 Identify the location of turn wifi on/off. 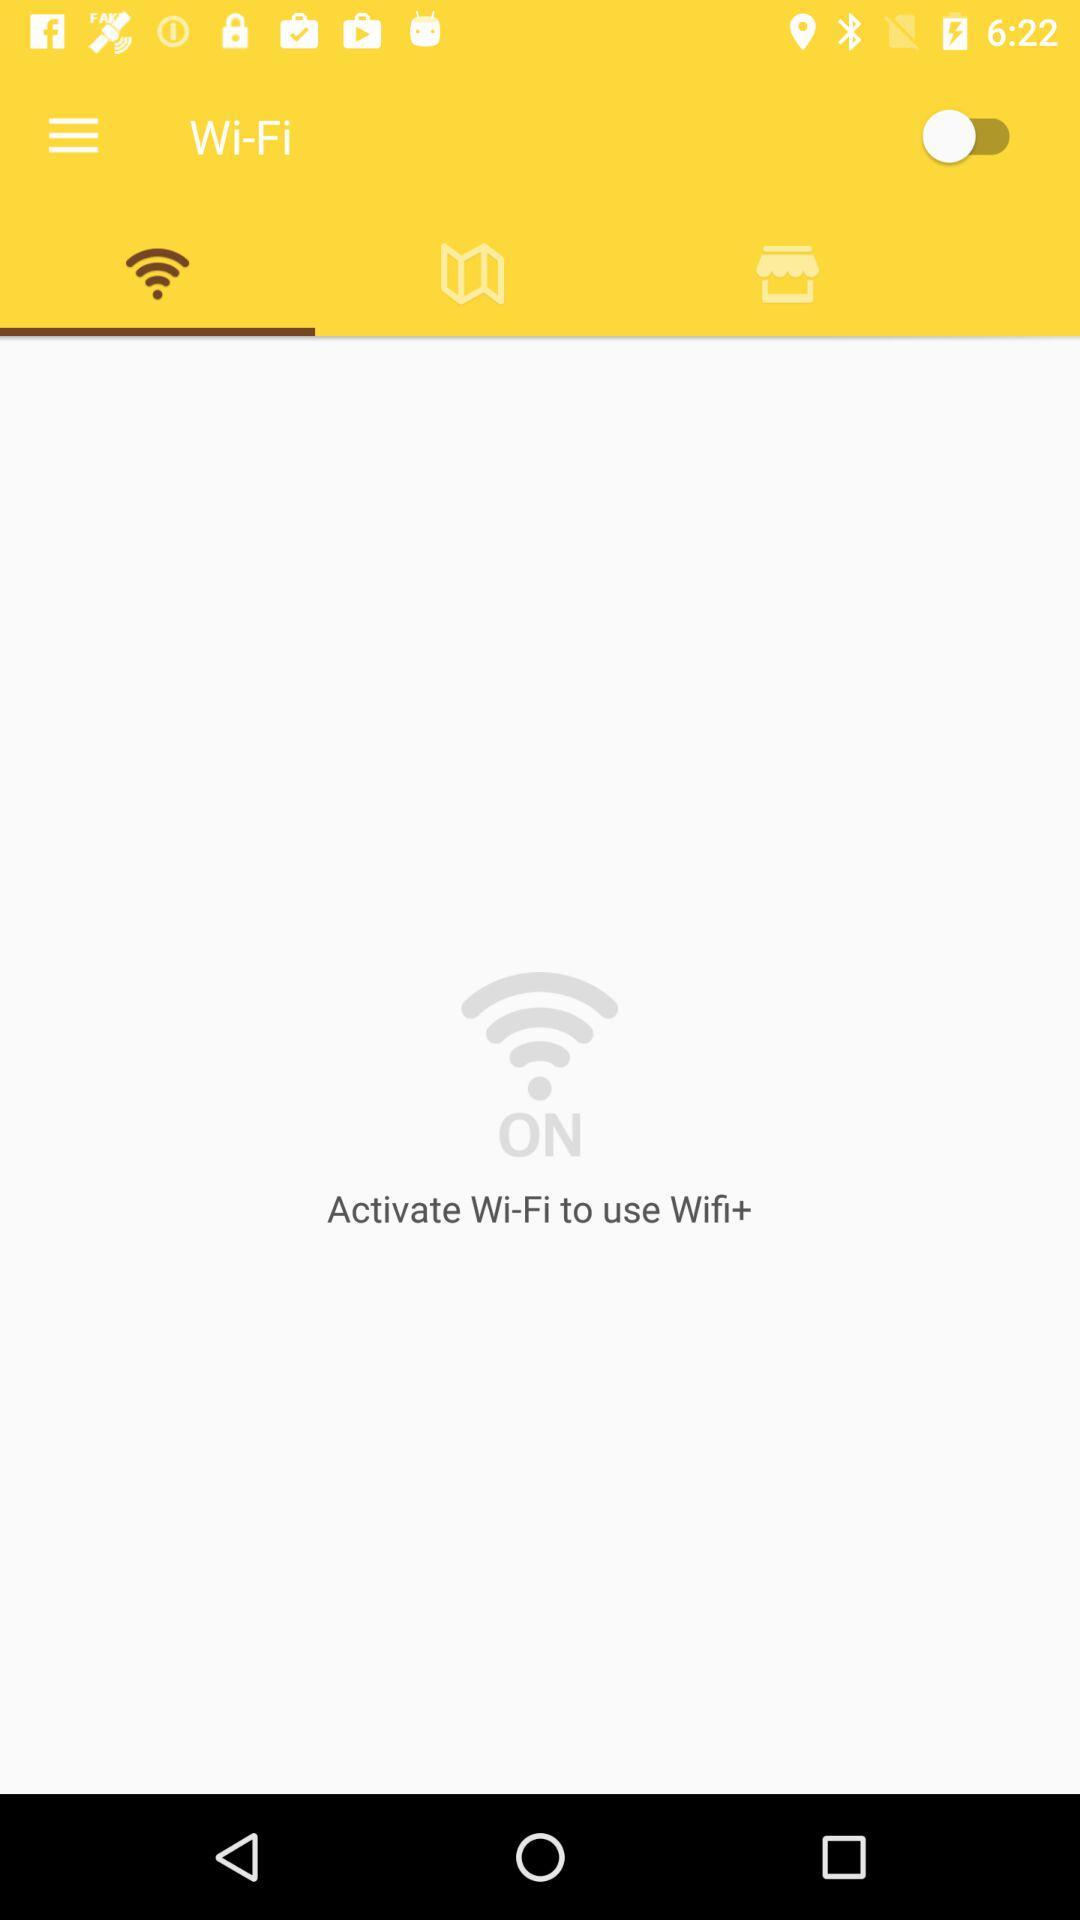
(974, 135).